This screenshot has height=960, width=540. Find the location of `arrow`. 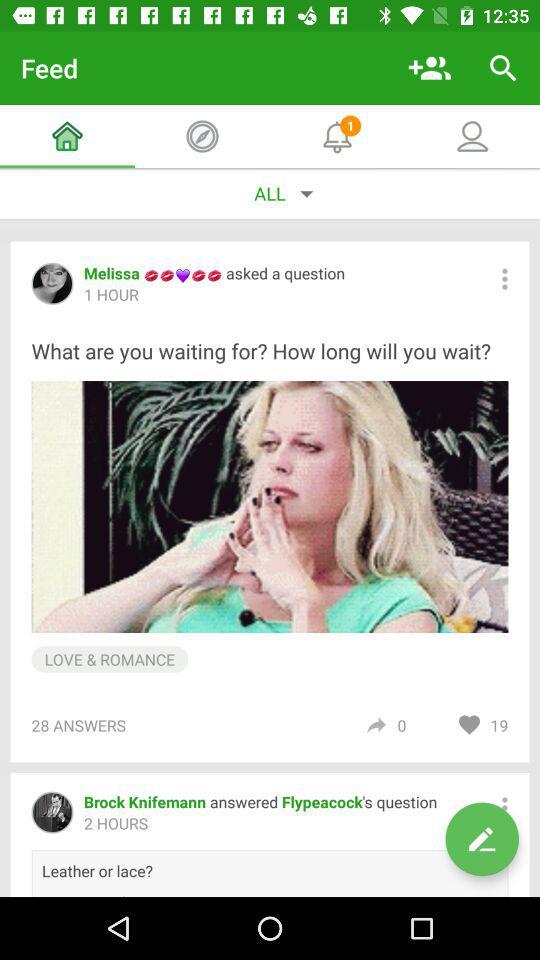

arrow is located at coordinates (376, 724).